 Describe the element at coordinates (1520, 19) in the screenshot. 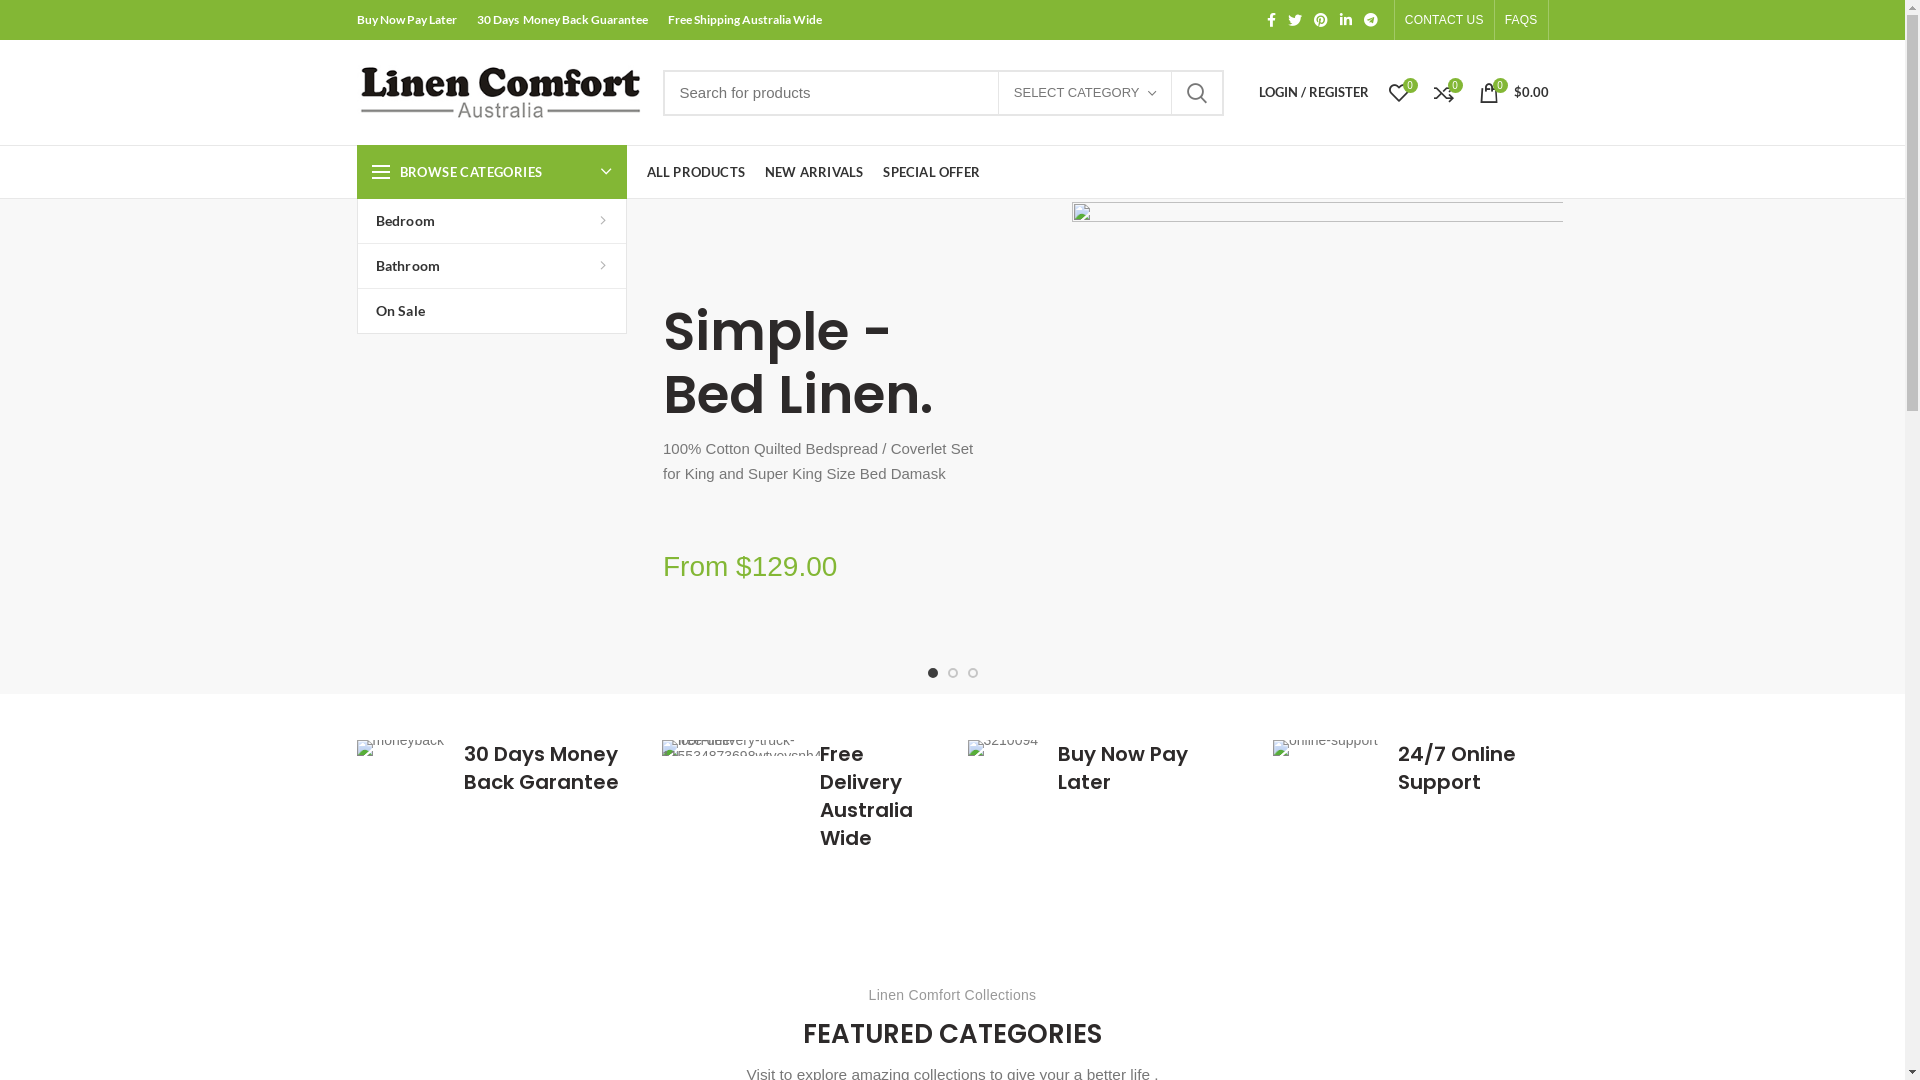

I see `'FAQS'` at that location.